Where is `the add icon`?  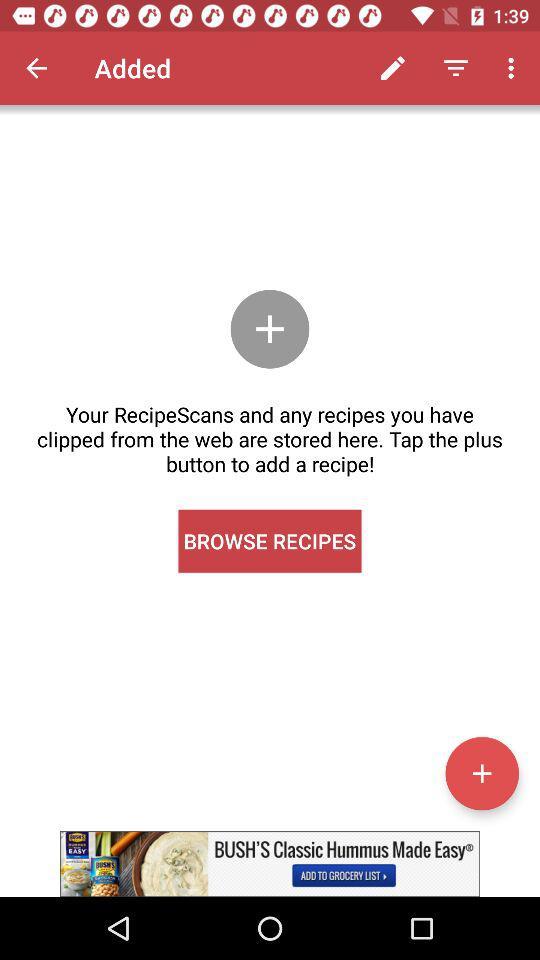
the add icon is located at coordinates (481, 772).